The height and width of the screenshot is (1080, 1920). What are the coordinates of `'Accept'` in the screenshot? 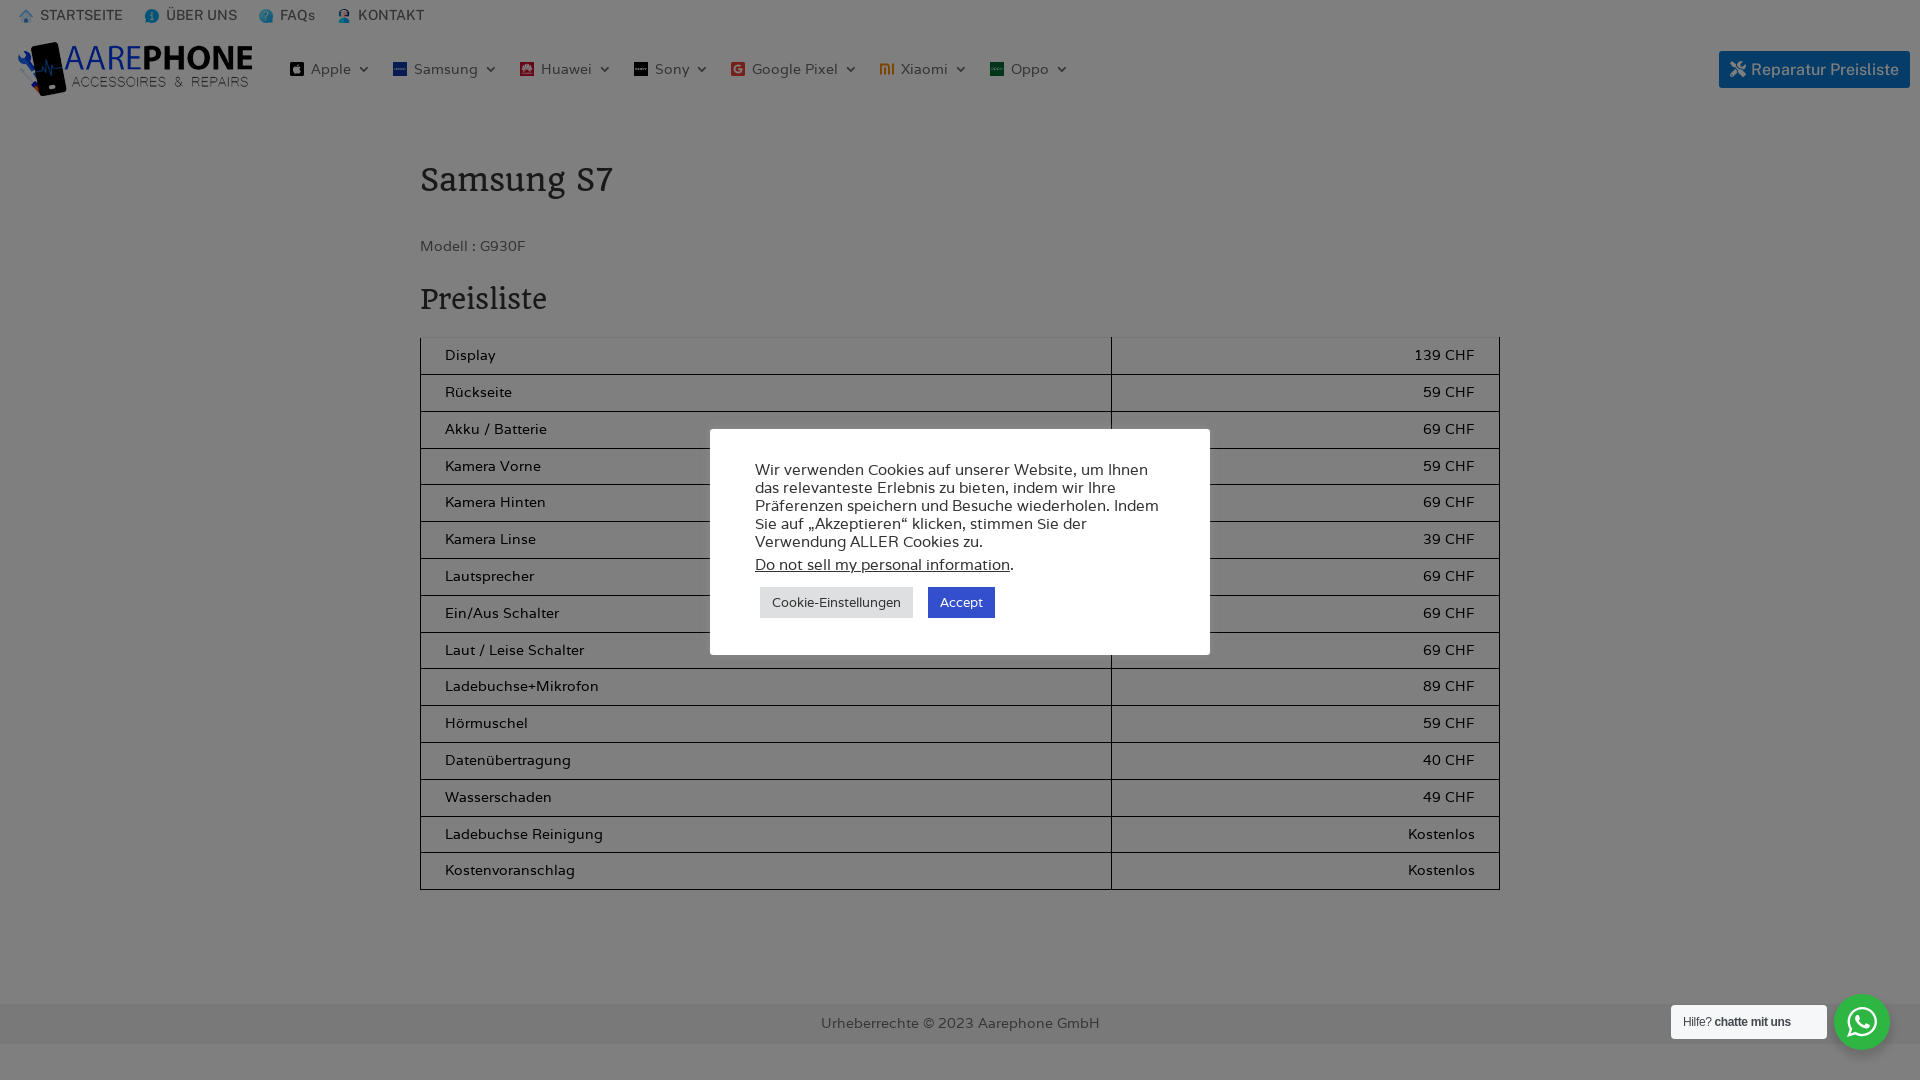 It's located at (926, 601).